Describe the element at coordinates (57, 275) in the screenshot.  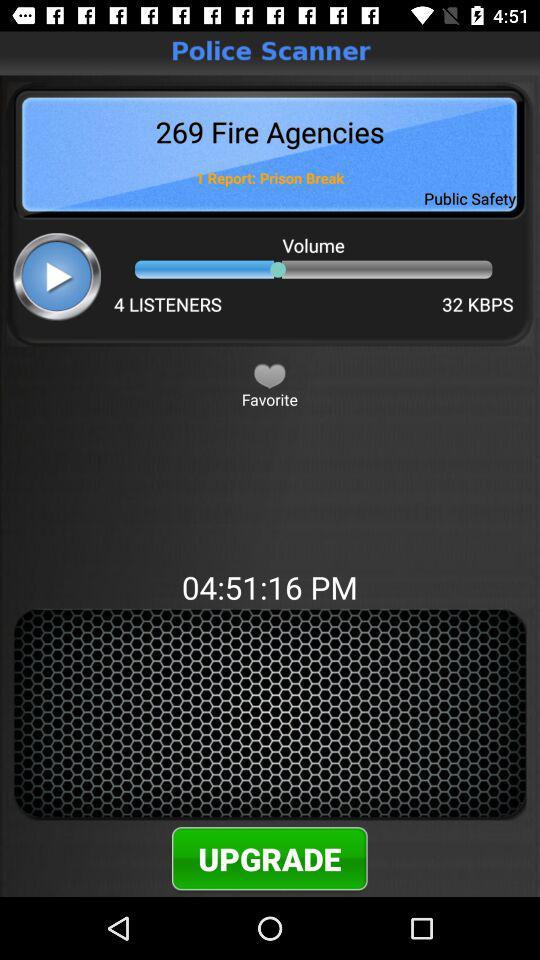
I see `the play icon` at that location.